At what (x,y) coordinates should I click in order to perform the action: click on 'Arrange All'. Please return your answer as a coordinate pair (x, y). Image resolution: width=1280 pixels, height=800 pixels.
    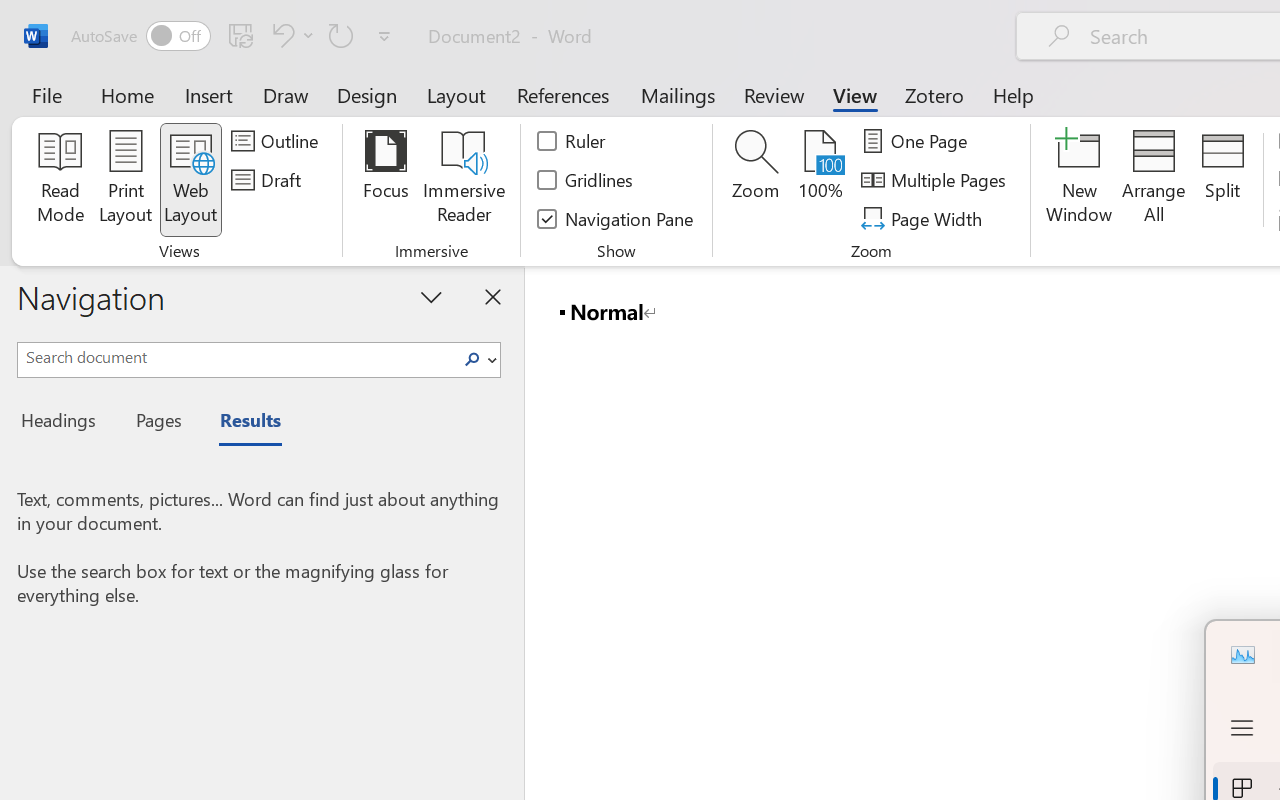
    Looking at the image, I should click on (1153, 179).